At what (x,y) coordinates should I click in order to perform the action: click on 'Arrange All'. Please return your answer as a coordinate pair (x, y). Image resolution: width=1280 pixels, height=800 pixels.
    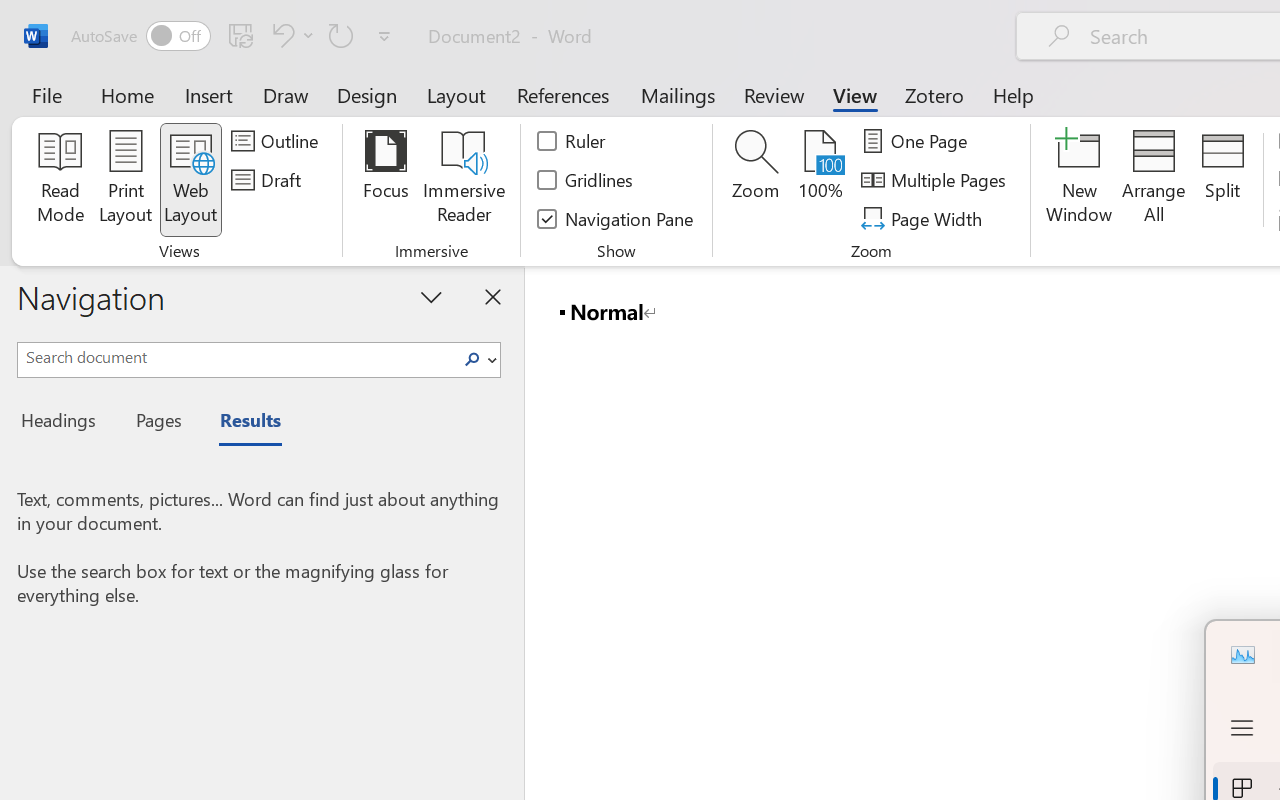
    Looking at the image, I should click on (1153, 179).